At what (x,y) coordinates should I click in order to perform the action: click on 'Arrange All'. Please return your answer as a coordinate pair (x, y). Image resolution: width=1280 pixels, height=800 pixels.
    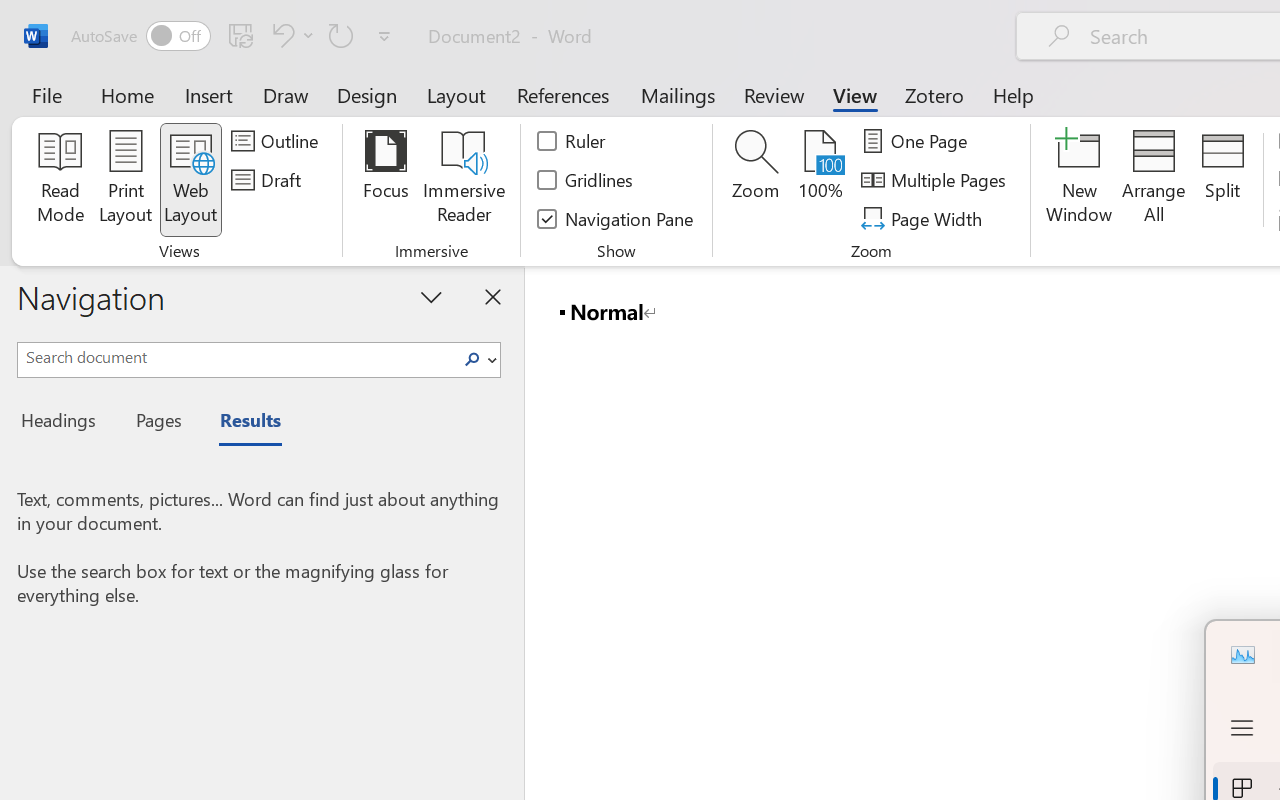
    Looking at the image, I should click on (1153, 179).